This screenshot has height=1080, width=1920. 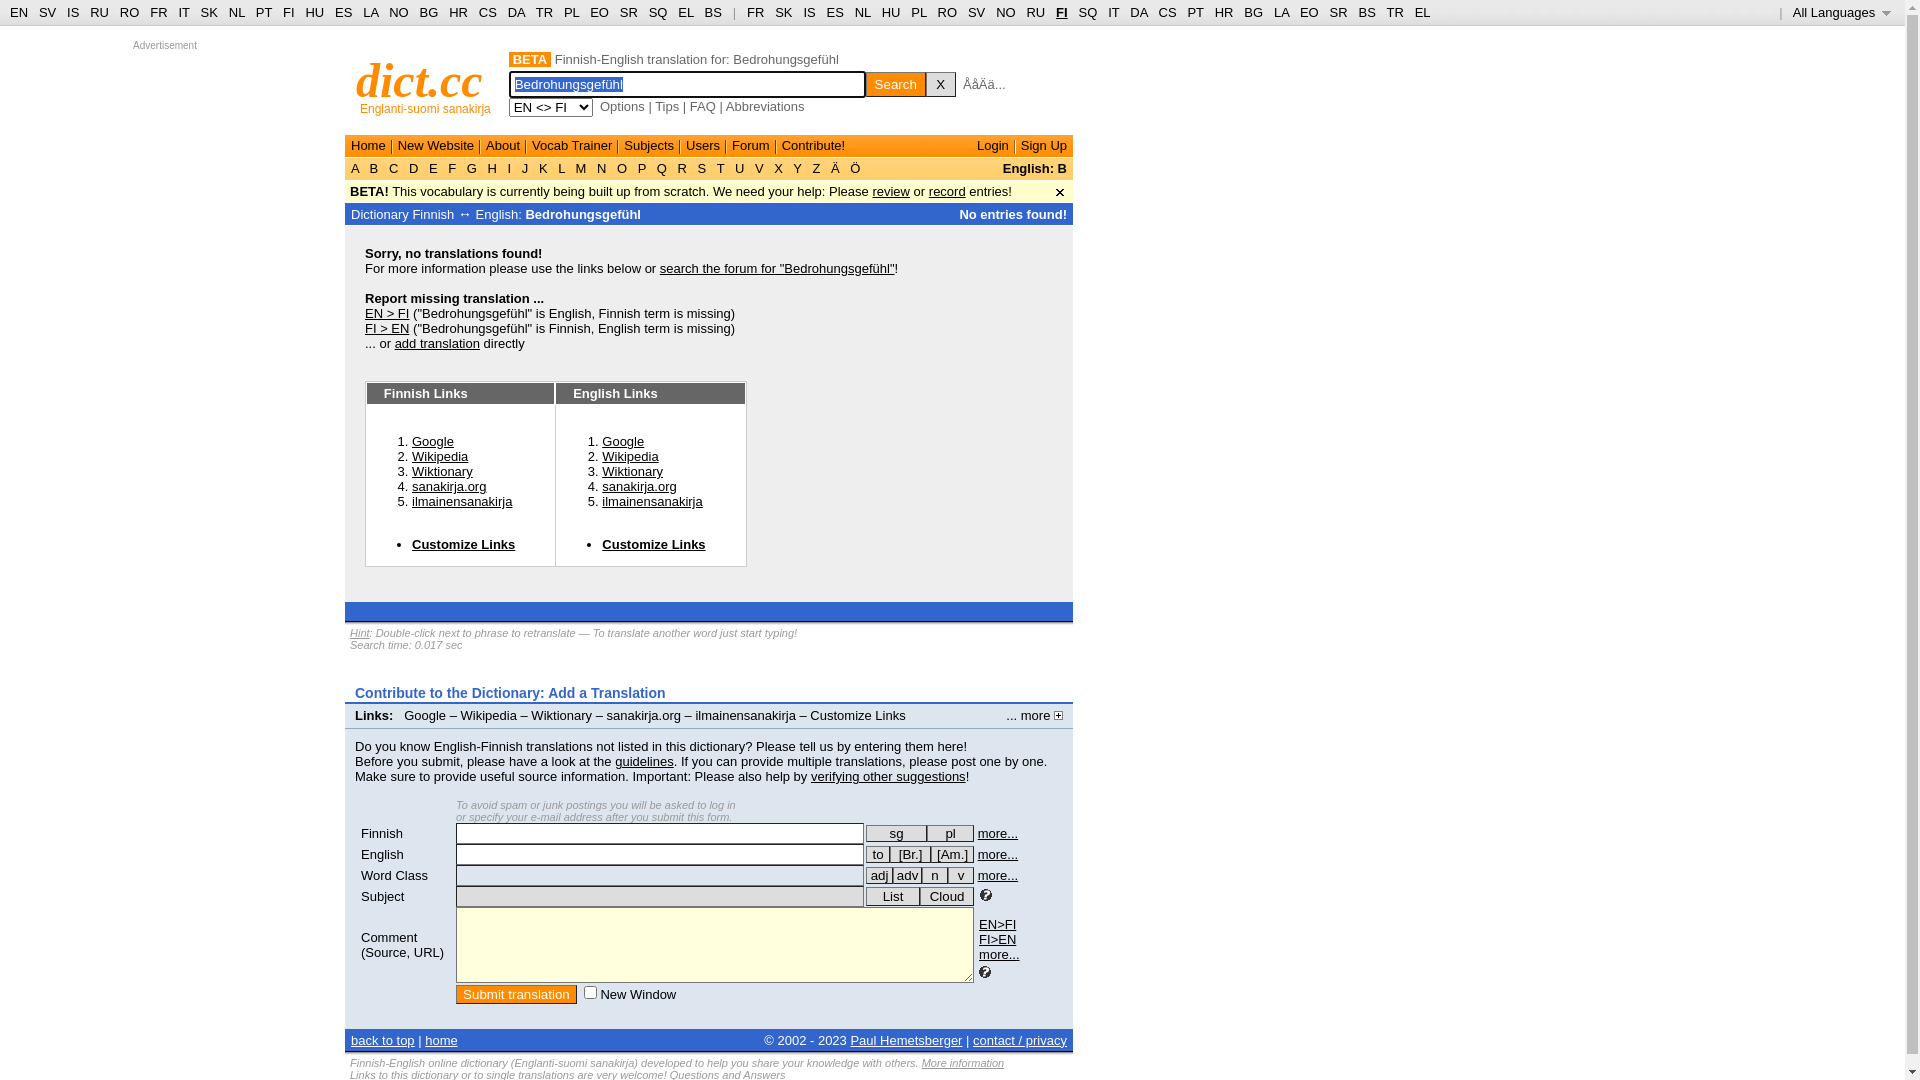 What do you see at coordinates (1393, 12) in the screenshot?
I see `'TR'` at bounding box center [1393, 12].